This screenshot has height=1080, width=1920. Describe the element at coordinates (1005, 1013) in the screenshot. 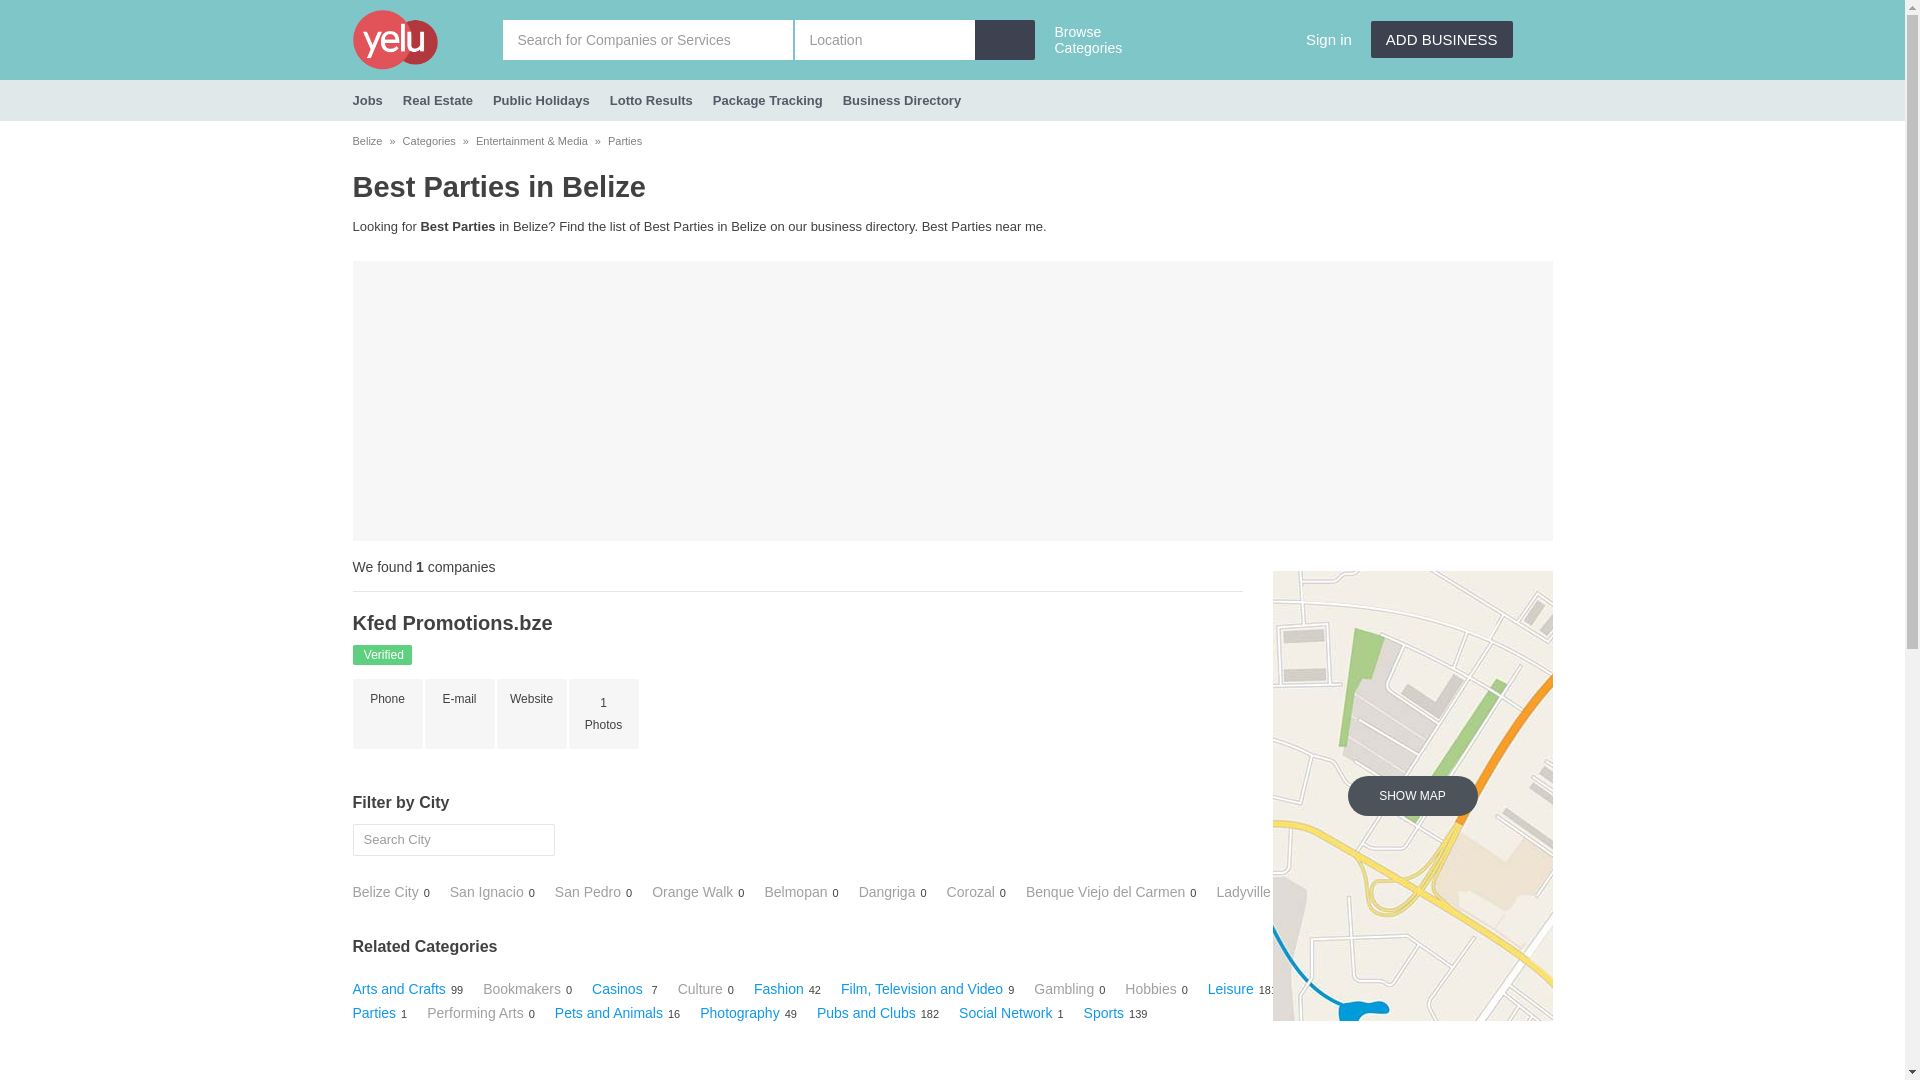

I see `'Social Network'` at that location.